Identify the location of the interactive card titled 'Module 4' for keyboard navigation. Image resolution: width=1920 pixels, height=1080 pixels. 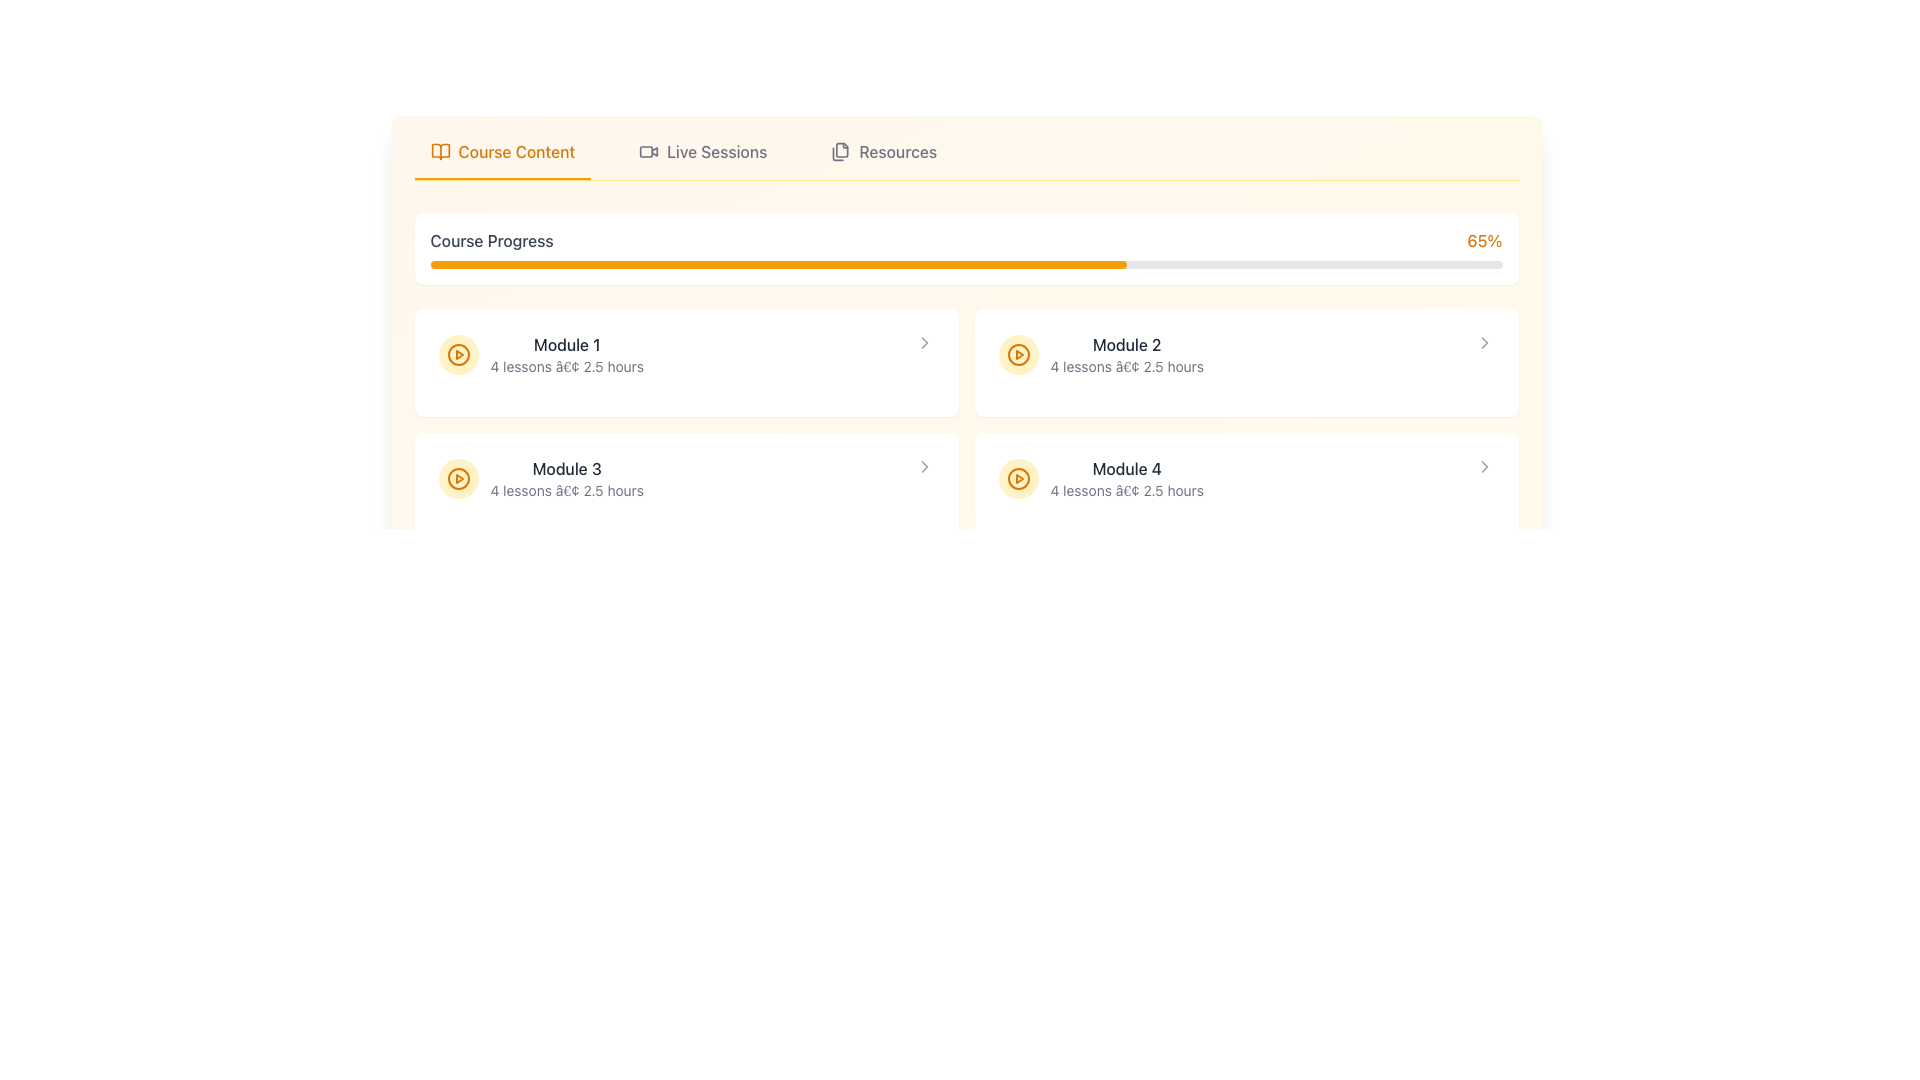
(1245, 486).